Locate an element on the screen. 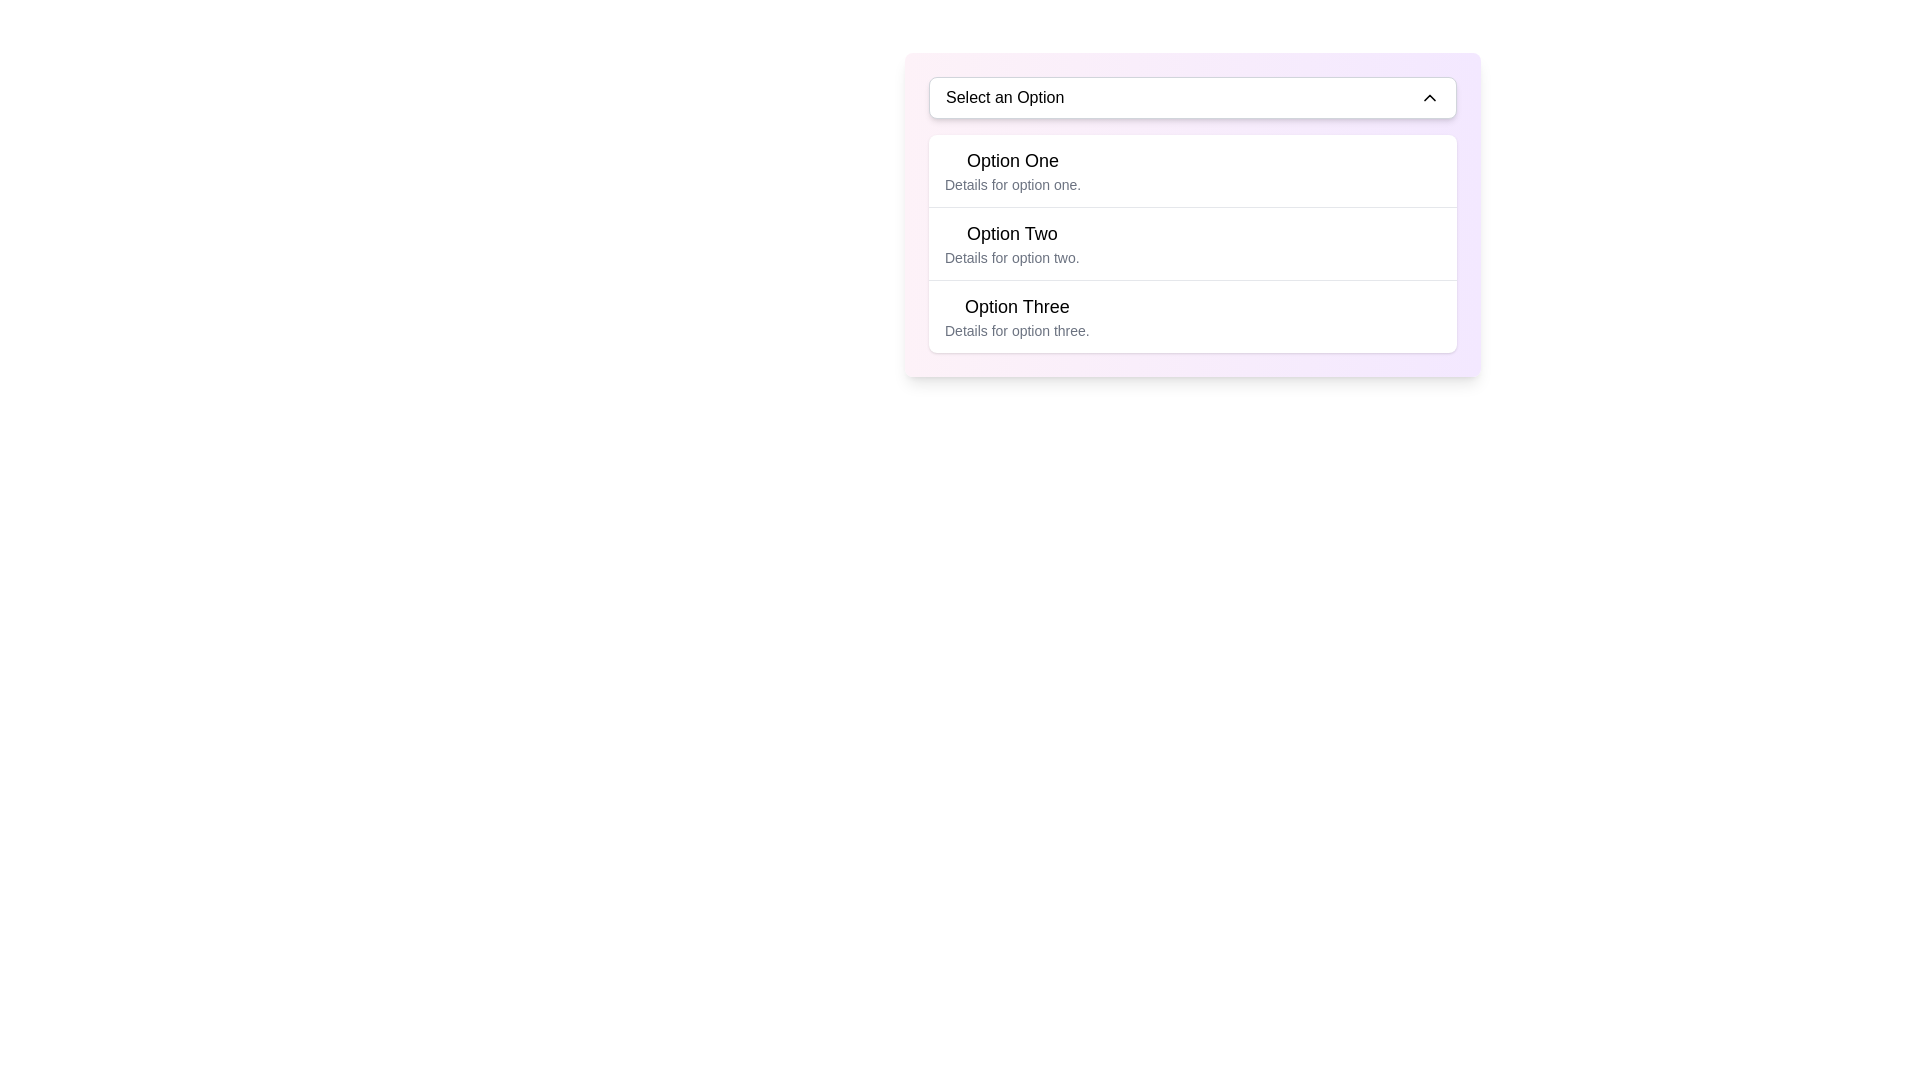  the first selectable option label in the dropdown menu is located at coordinates (1013, 160).